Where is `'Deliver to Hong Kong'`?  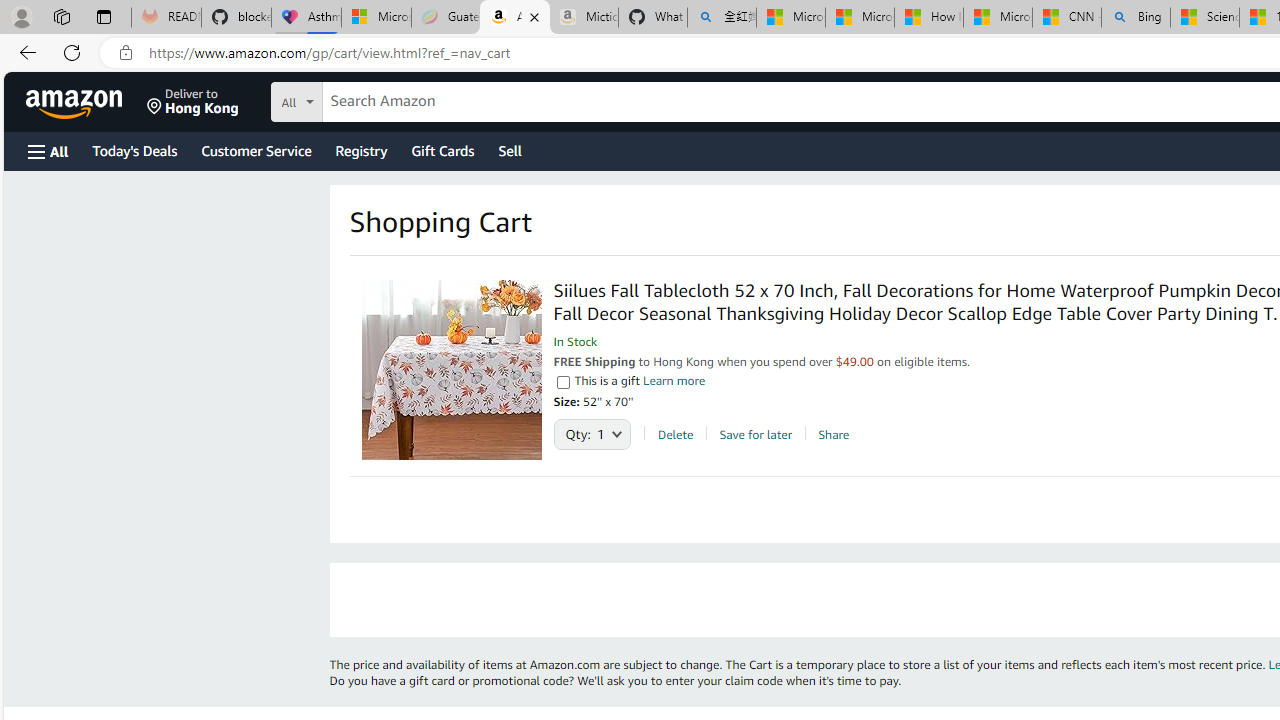 'Deliver to Hong Kong' is located at coordinates (193, 101).